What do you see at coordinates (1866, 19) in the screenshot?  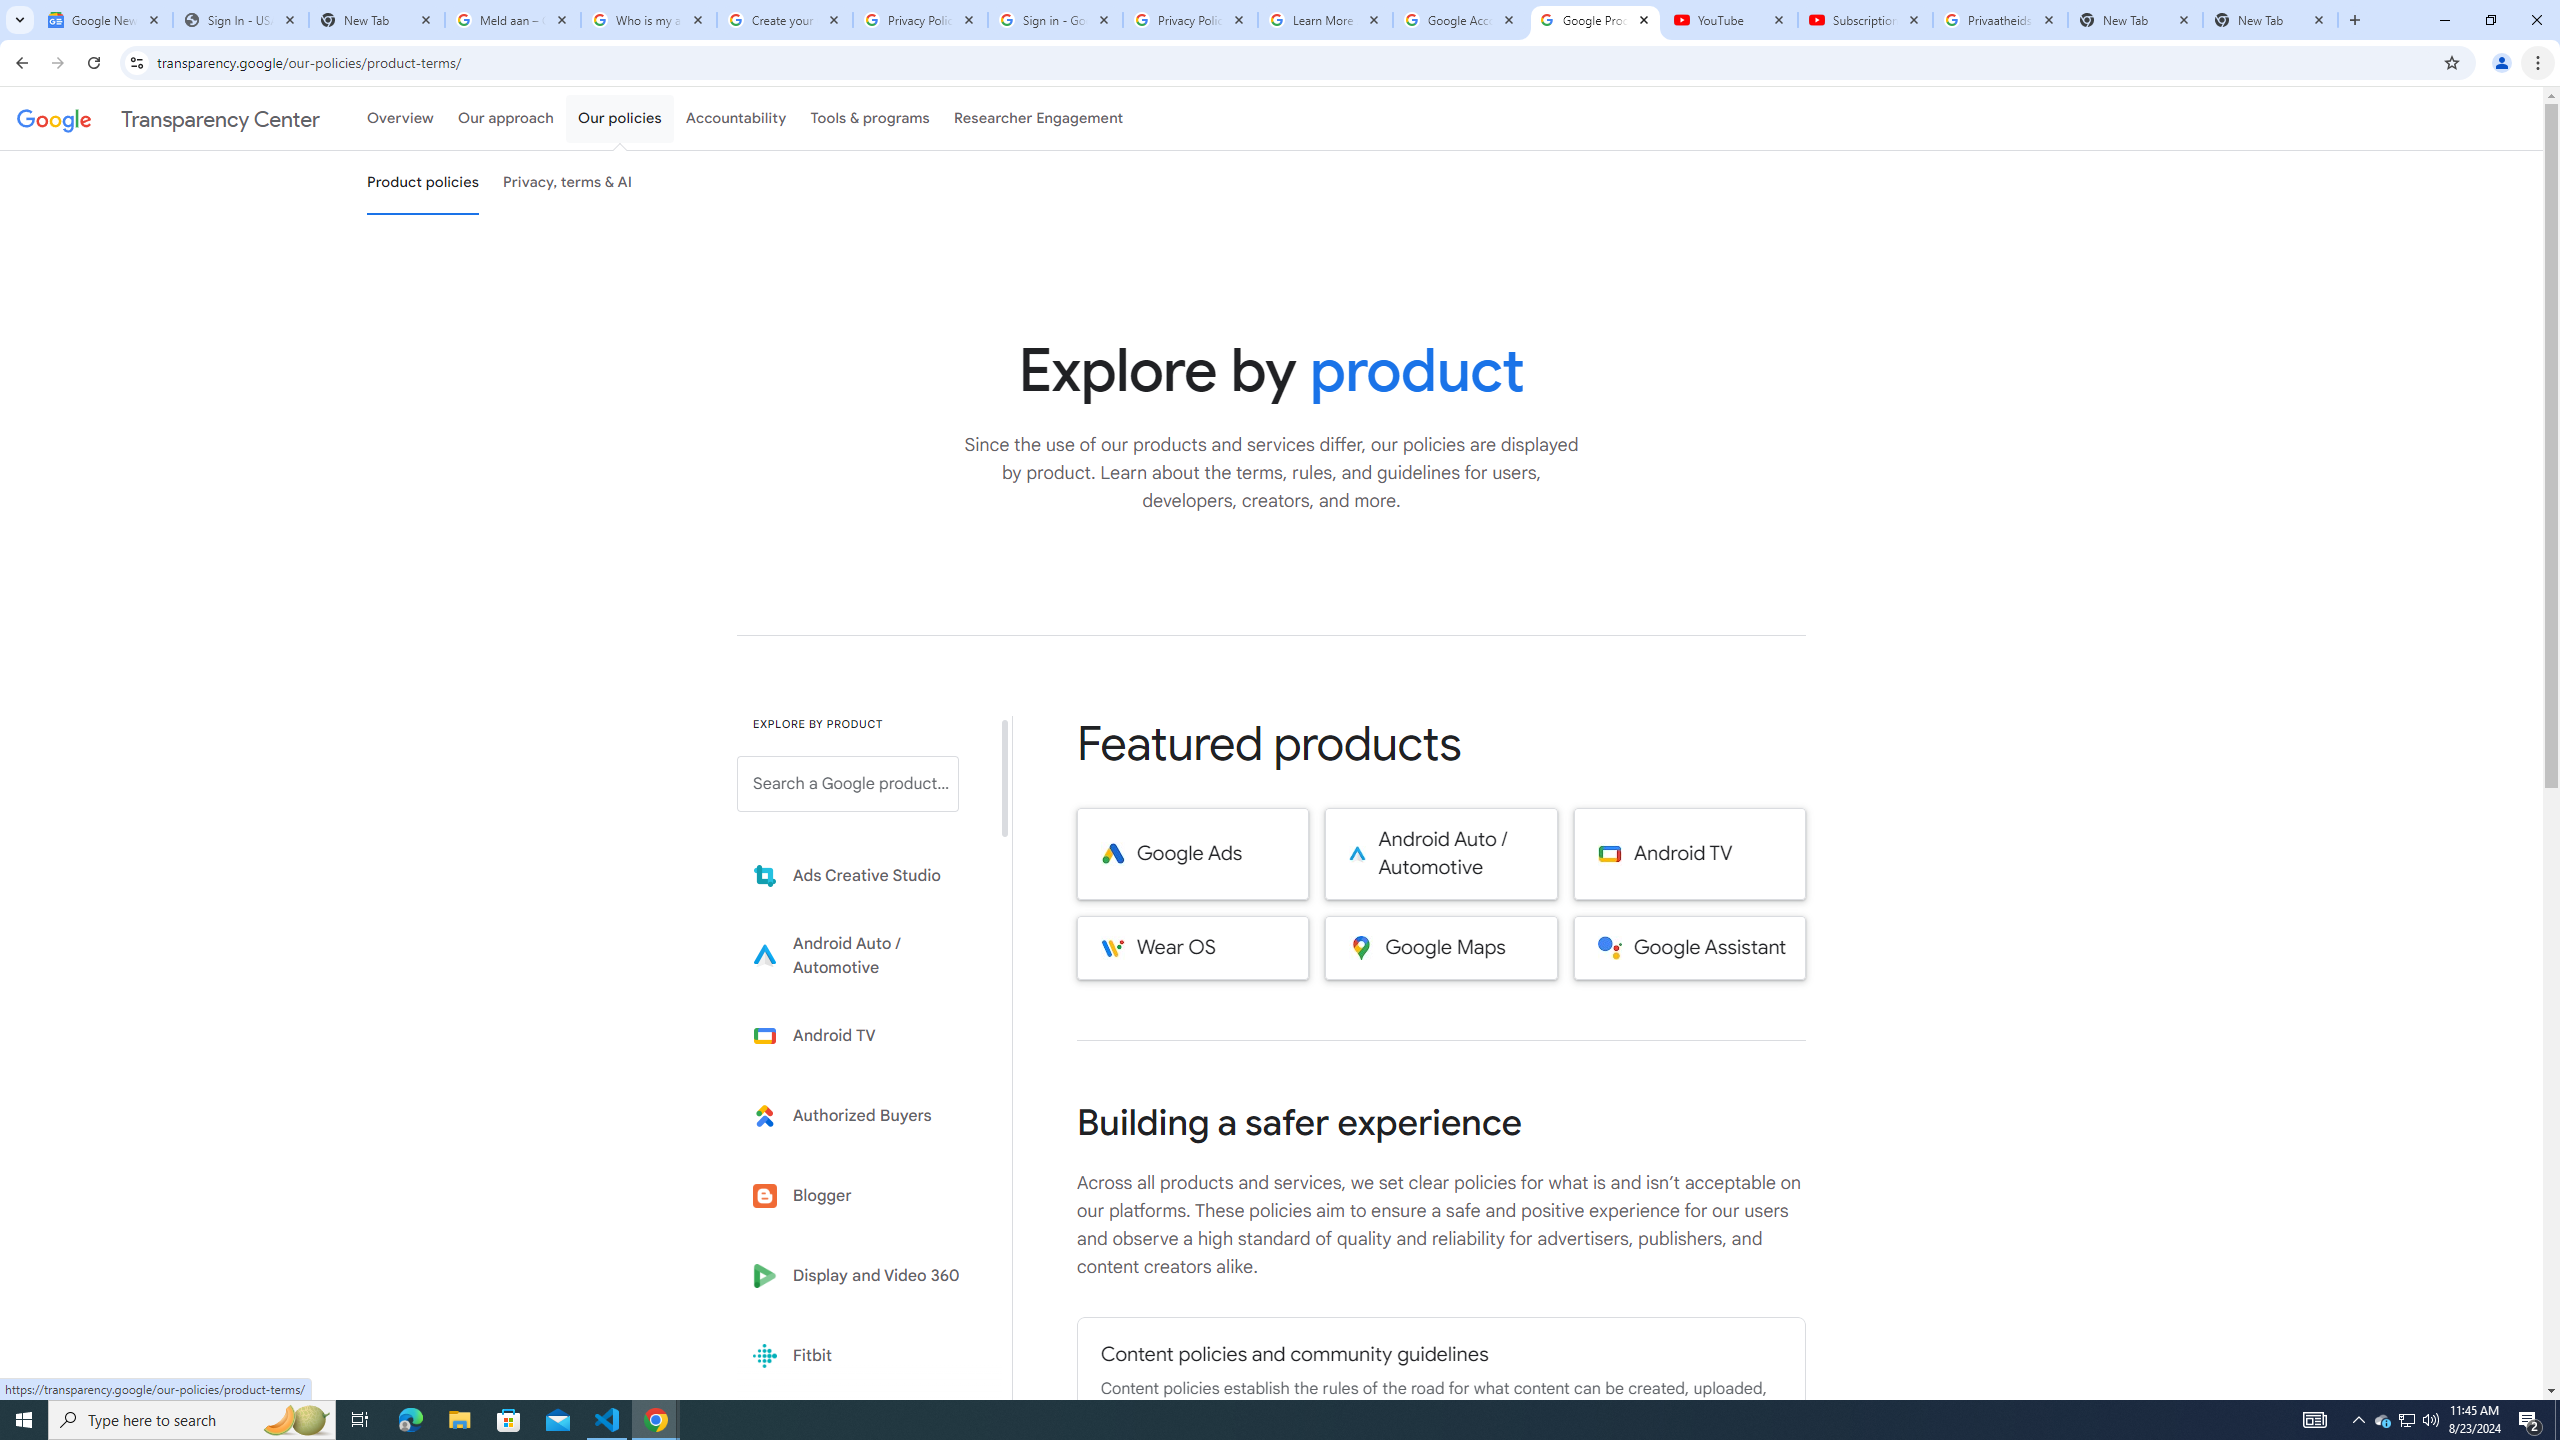 I see `'Subscriptions - YouTube'` at bounding box center [1866, 19].